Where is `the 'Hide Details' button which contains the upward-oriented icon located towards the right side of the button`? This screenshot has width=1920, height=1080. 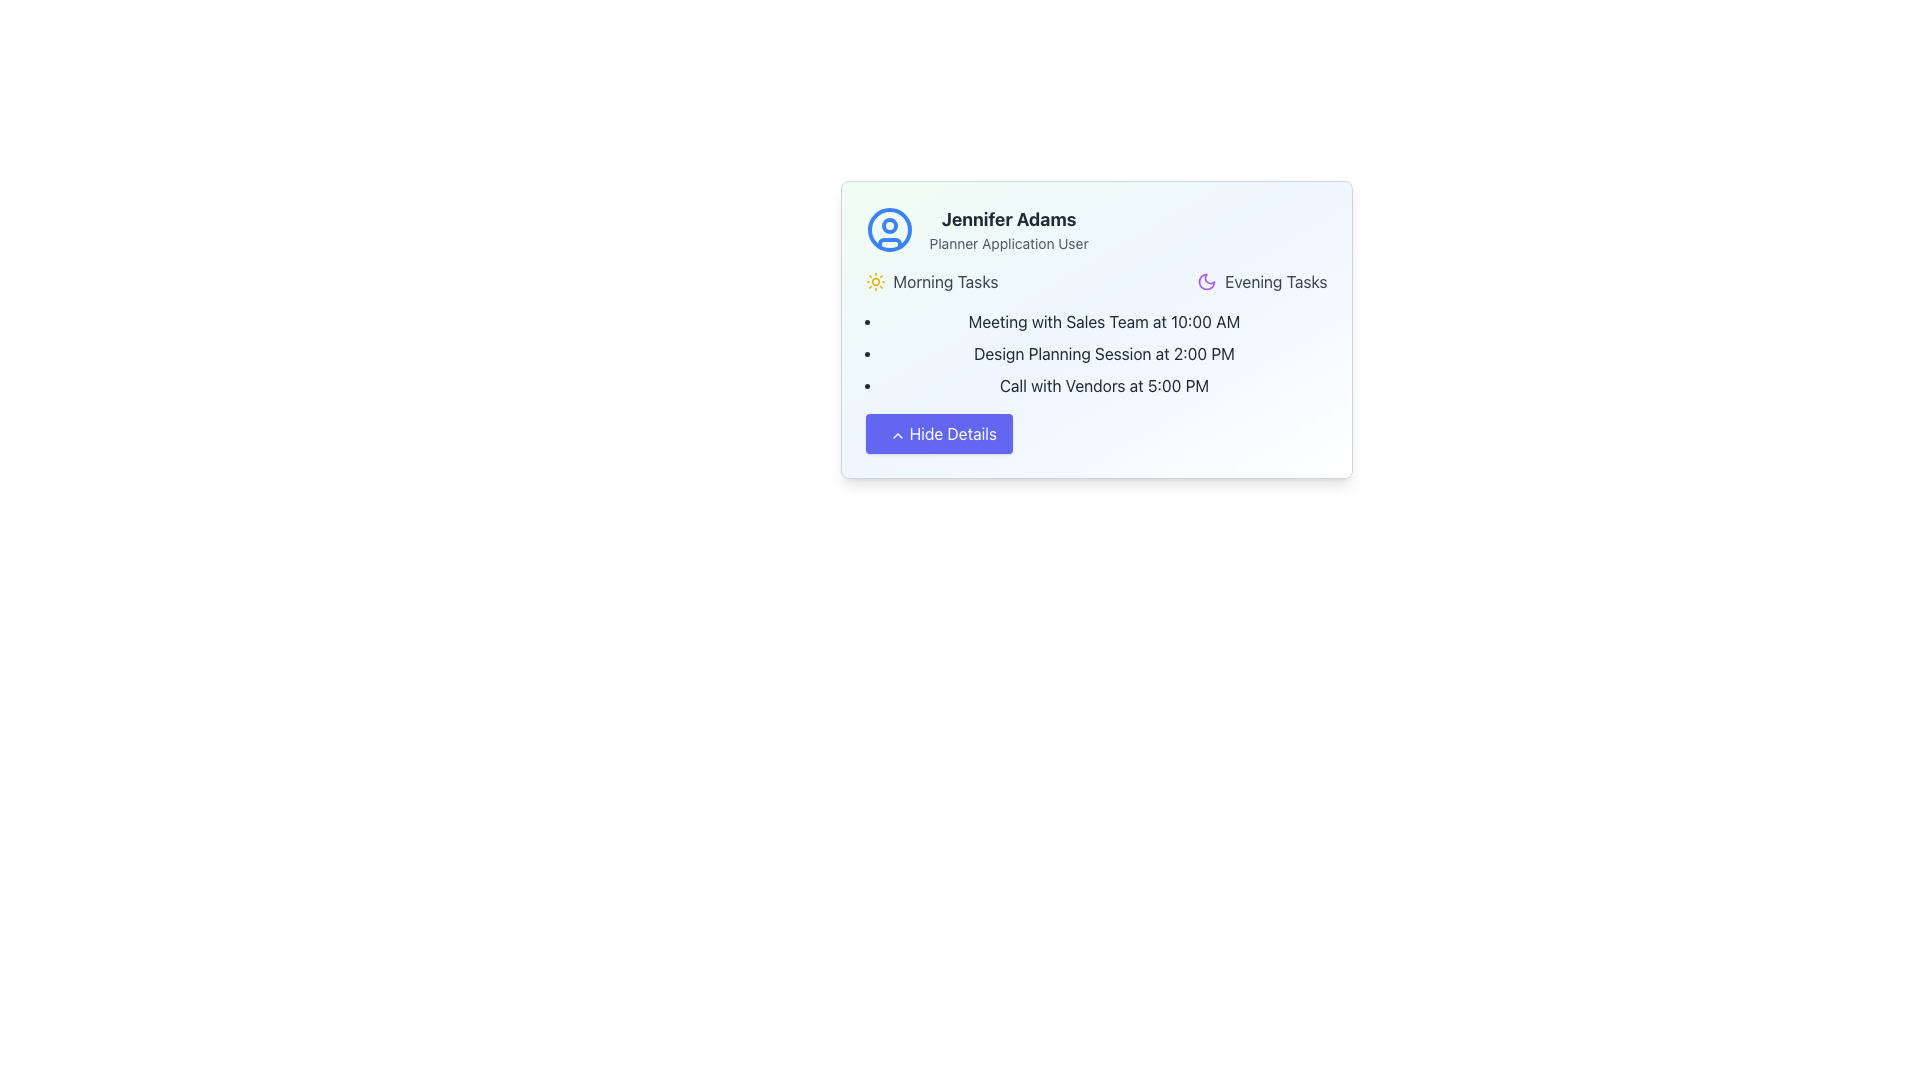 the 'Hide Details' button which contains the upward-oriented icon located towards the right side of the button is located at coordinates (896, 434).